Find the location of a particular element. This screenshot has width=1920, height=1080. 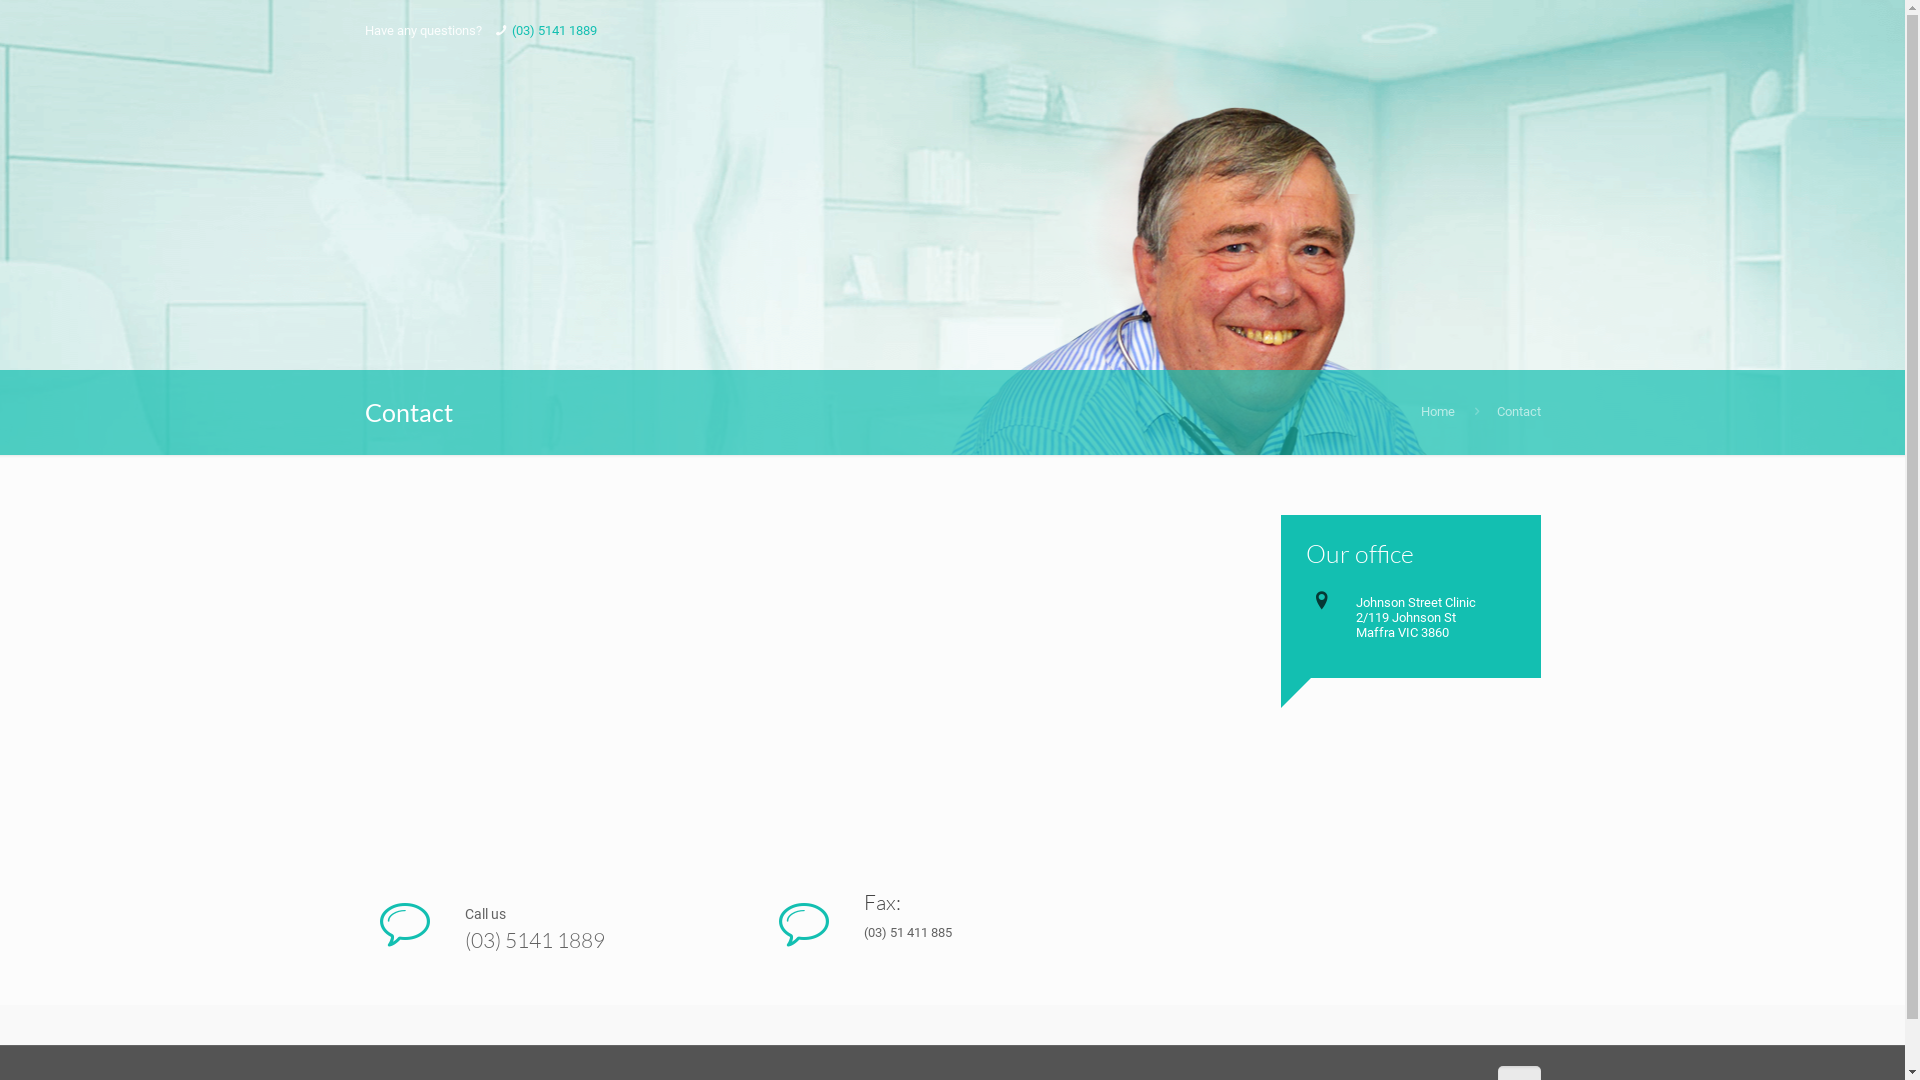

'(03) 5141 1889' is located at coordinates (554, 30).